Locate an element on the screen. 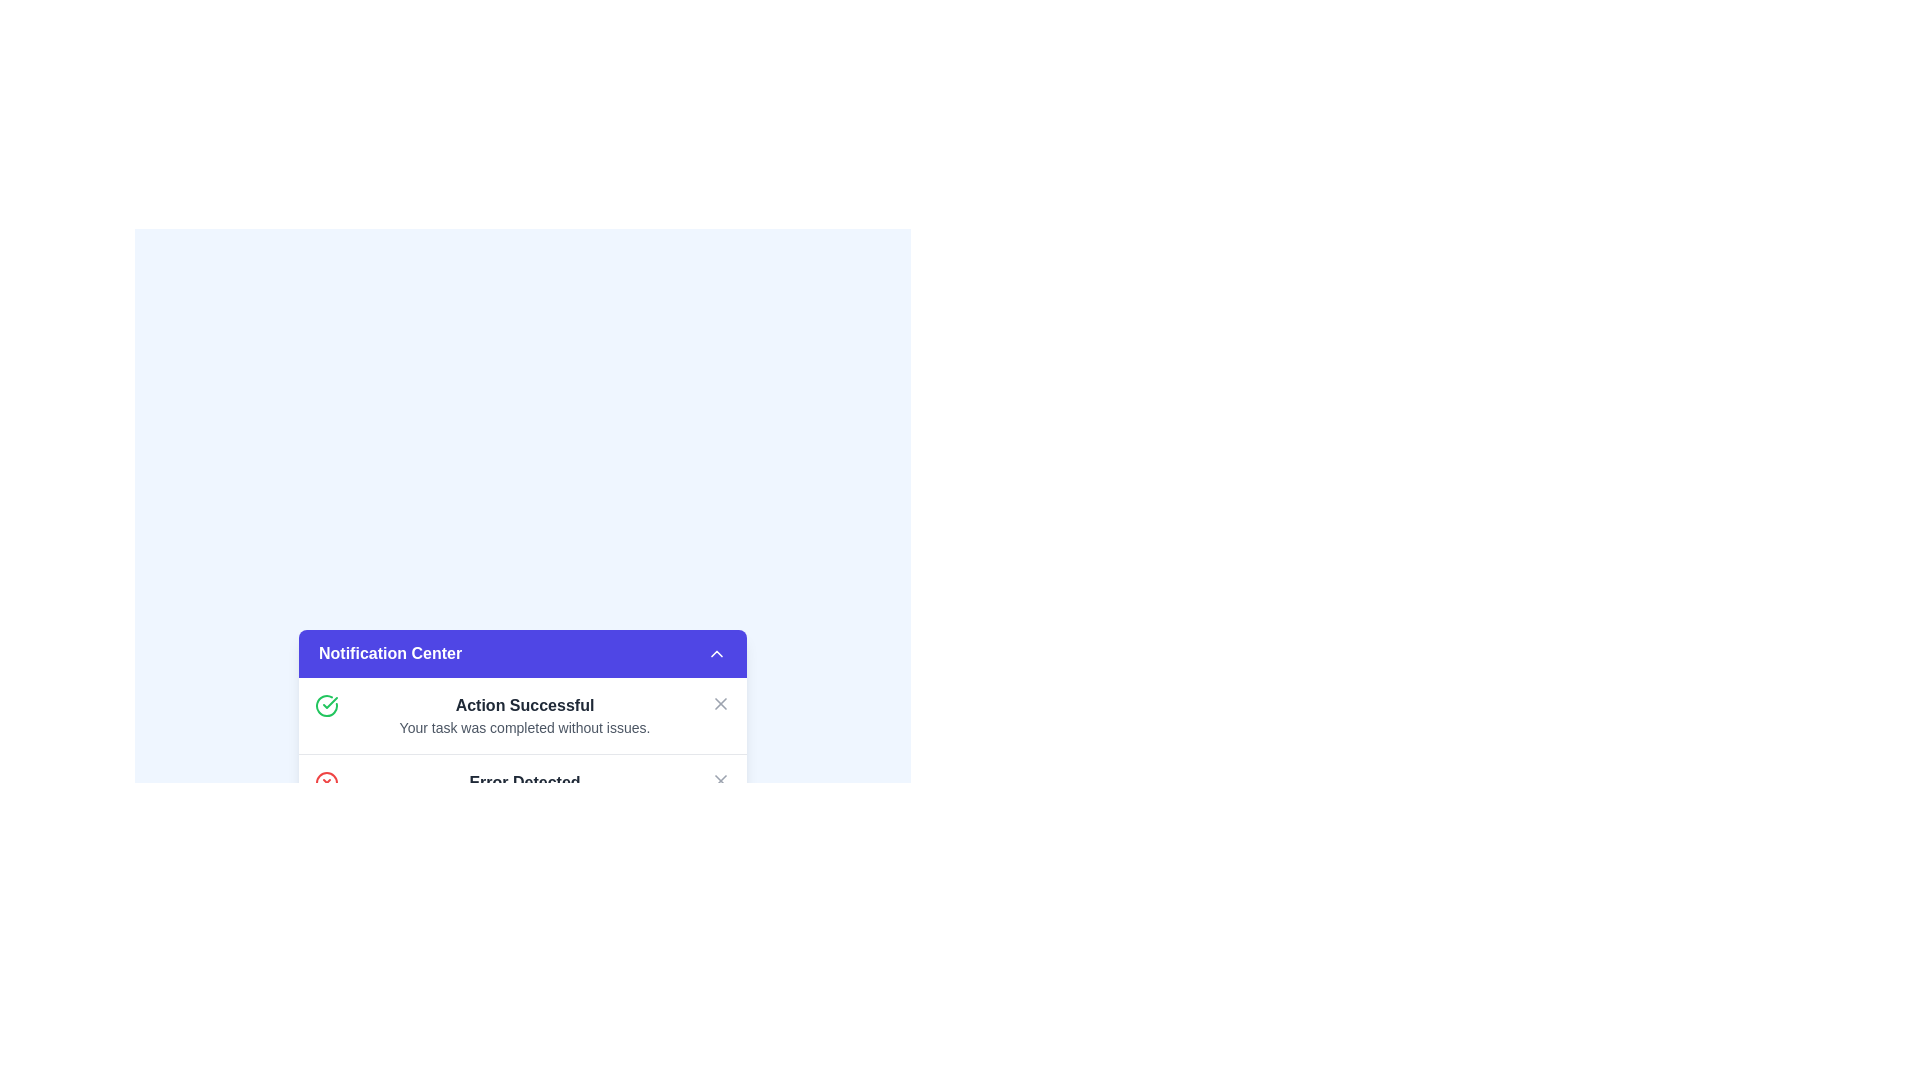  the error notification text component located under the 'Action Successful' notification in the 'Notification Center' is located at coordinates (524, 792).